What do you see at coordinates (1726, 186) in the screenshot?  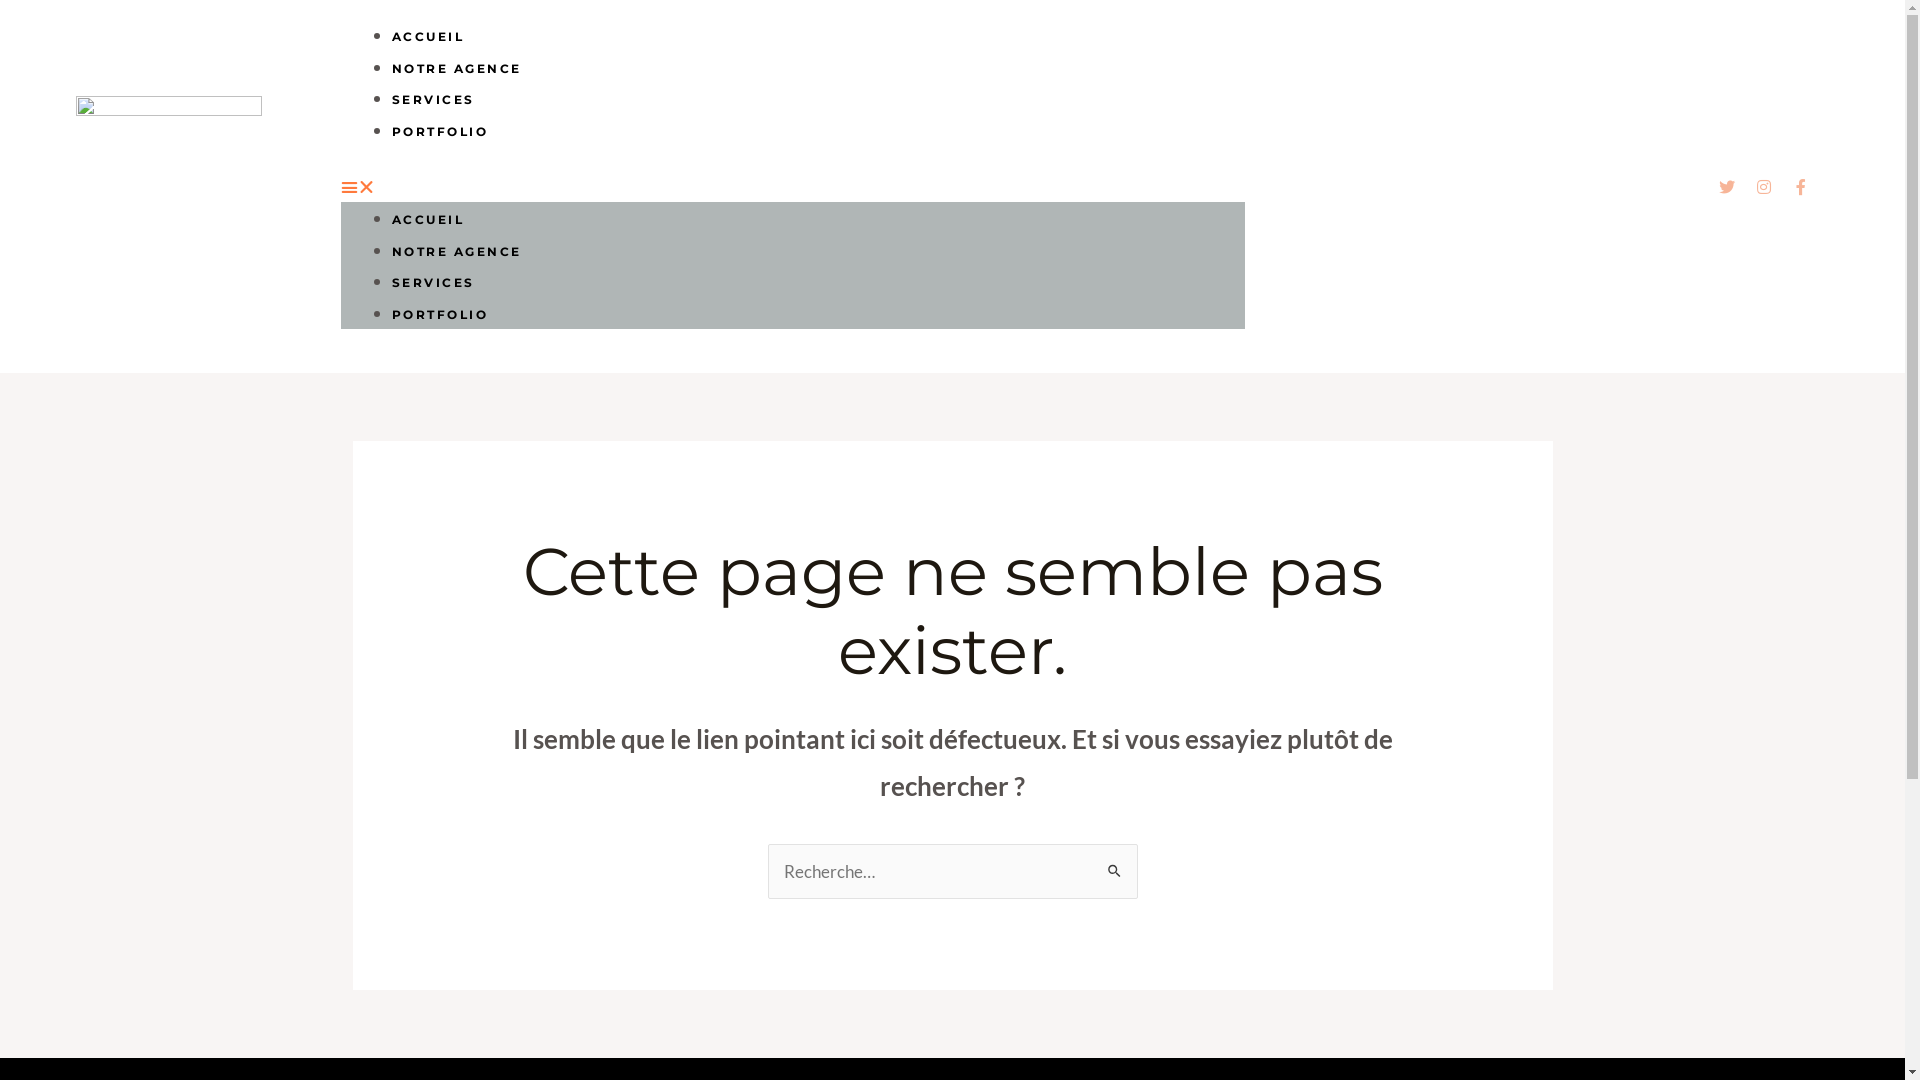 I see `'Twitter'` at bounding box center [1726, 186].